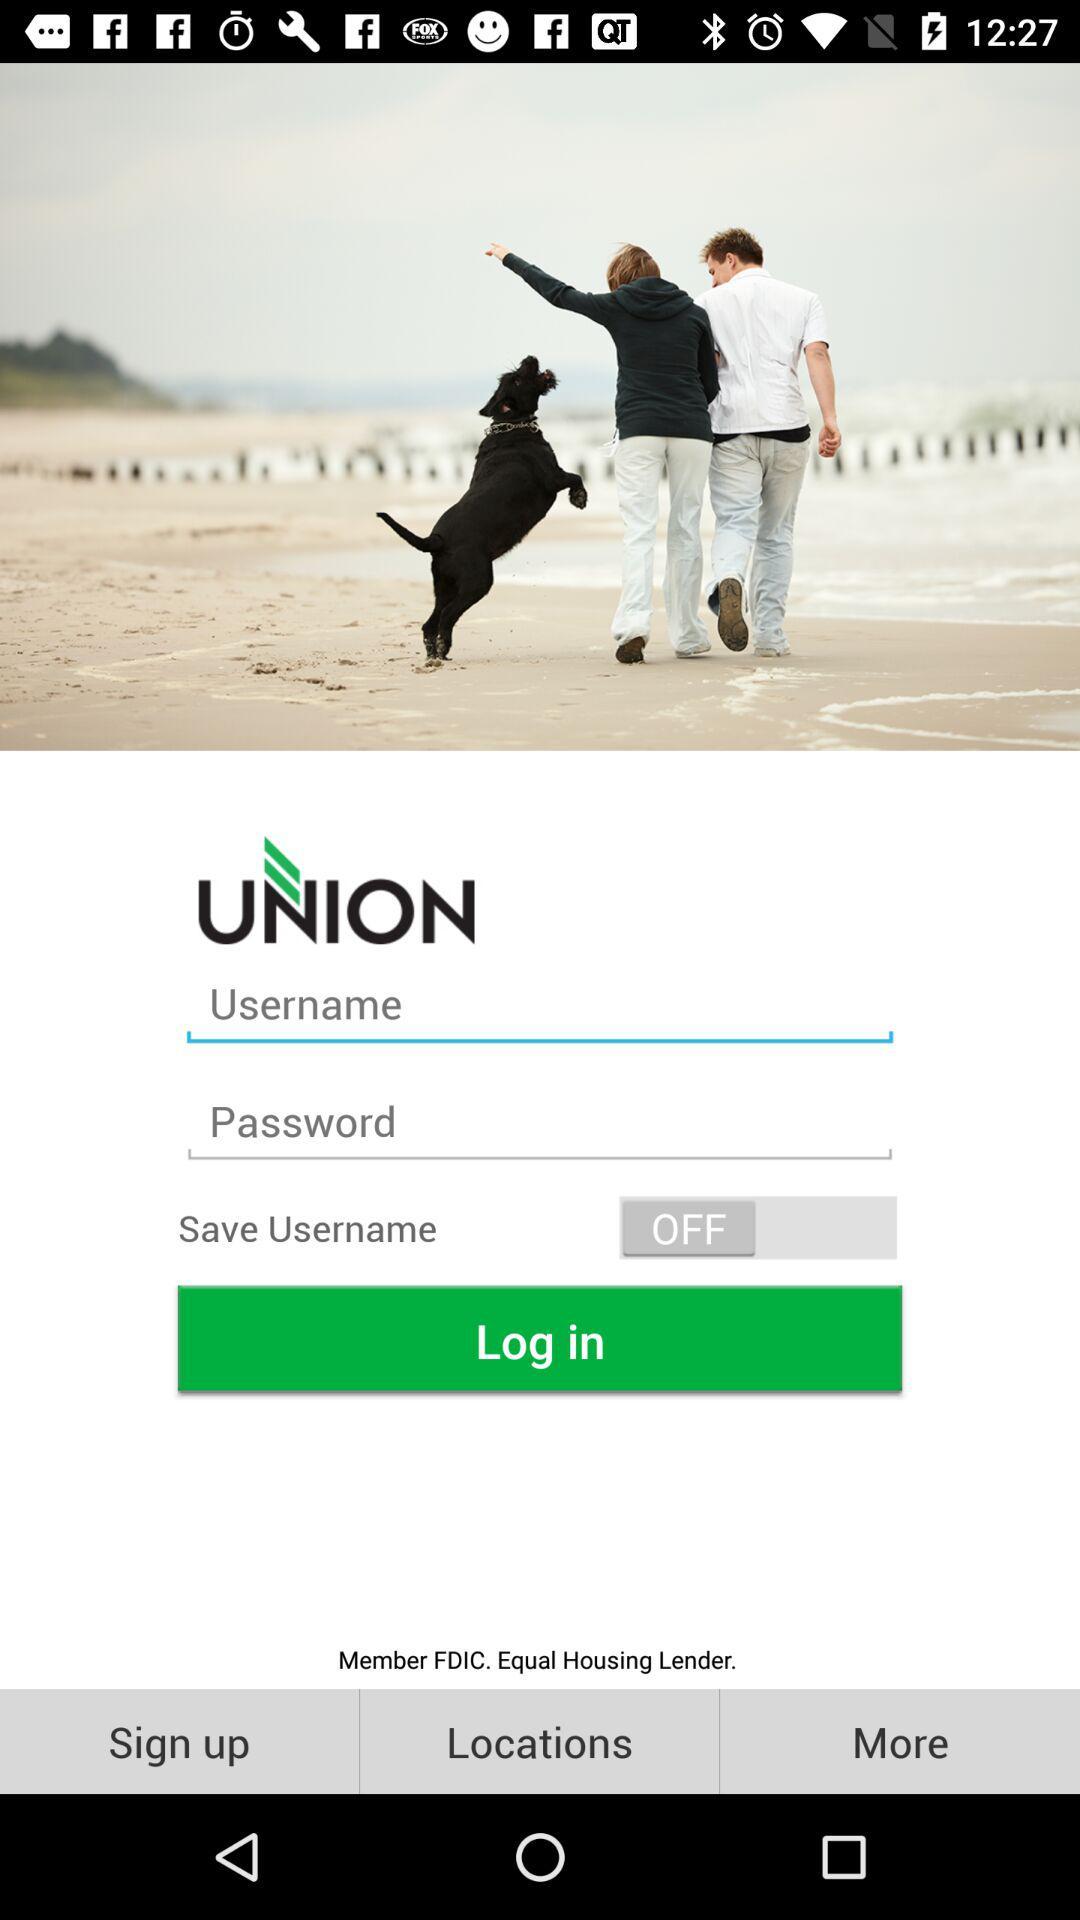 This screenshot has height=1920, width=1080. Describe the element at coordinates (758, 1226) in the screenshot. I see `the icon on the right` at that location.